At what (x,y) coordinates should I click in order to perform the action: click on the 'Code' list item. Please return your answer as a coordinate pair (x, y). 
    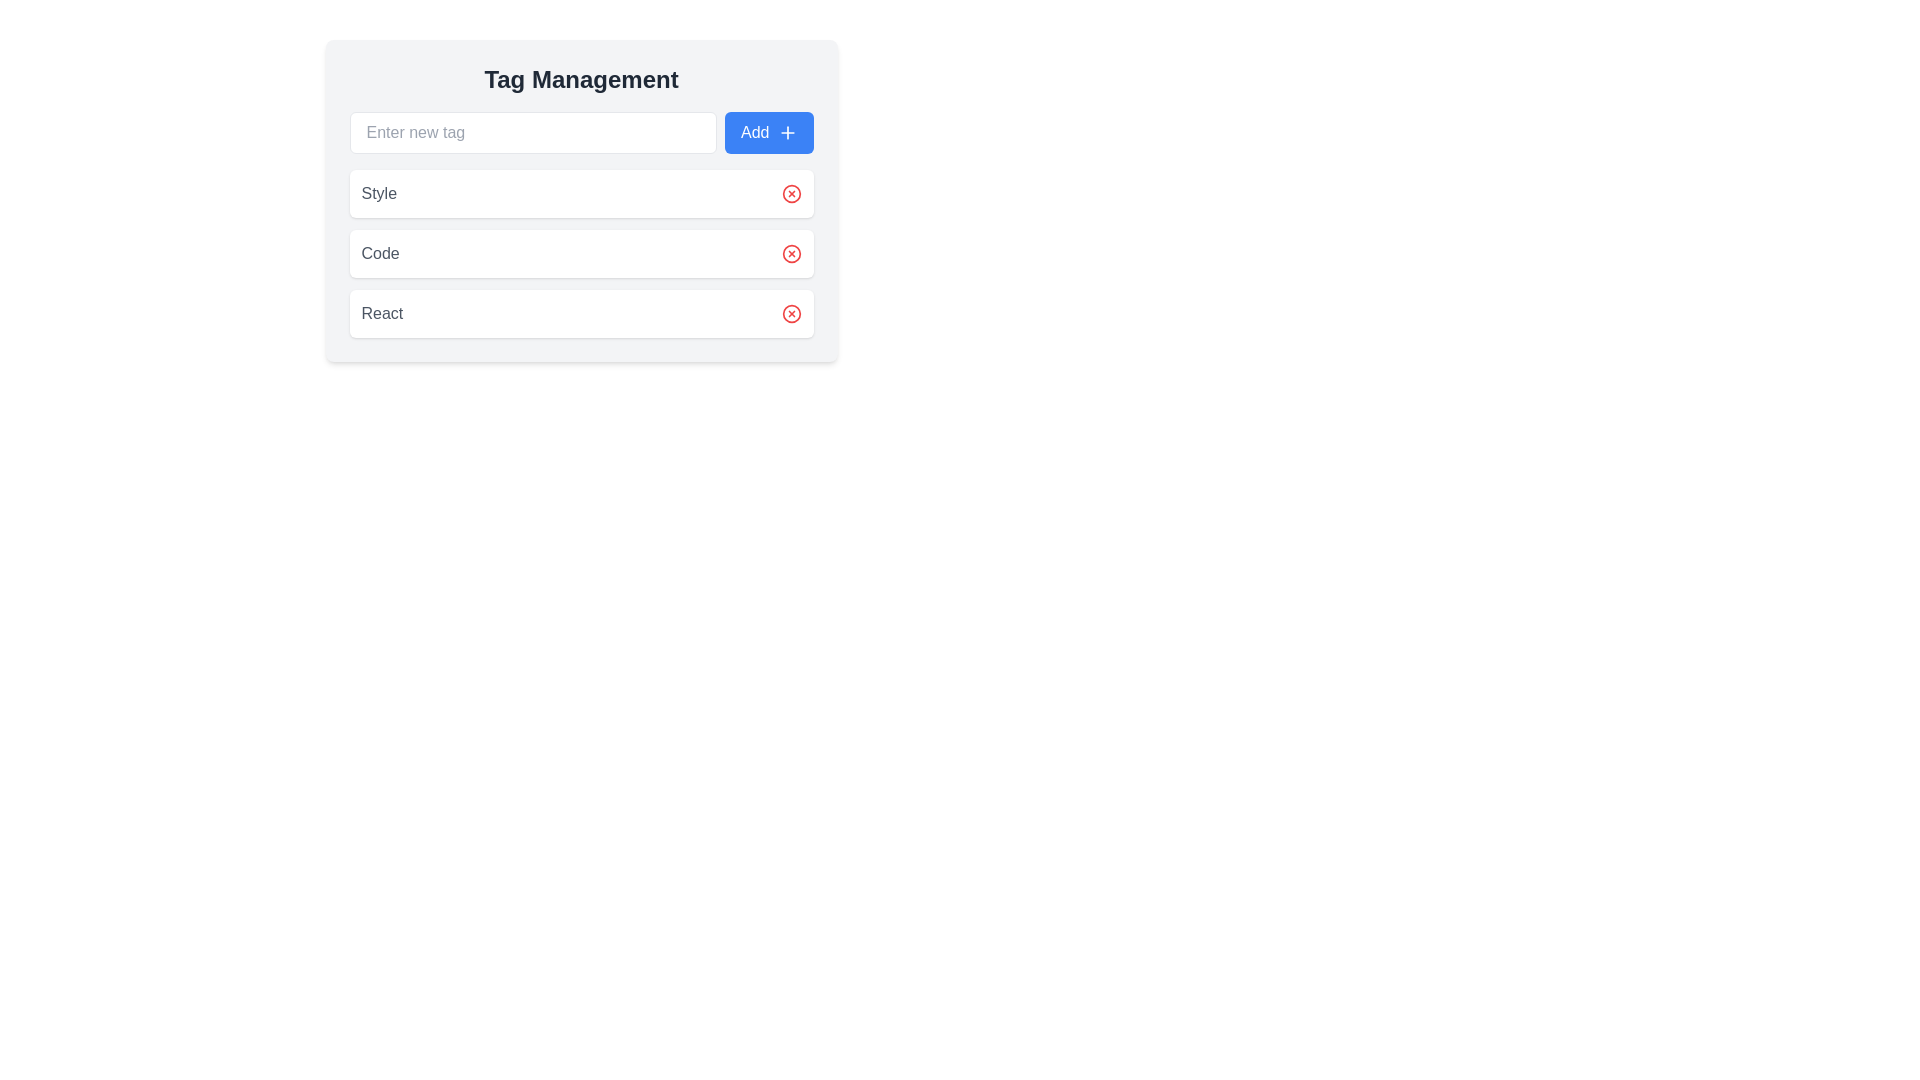
    Looking at the image, I should click on (580, 253).